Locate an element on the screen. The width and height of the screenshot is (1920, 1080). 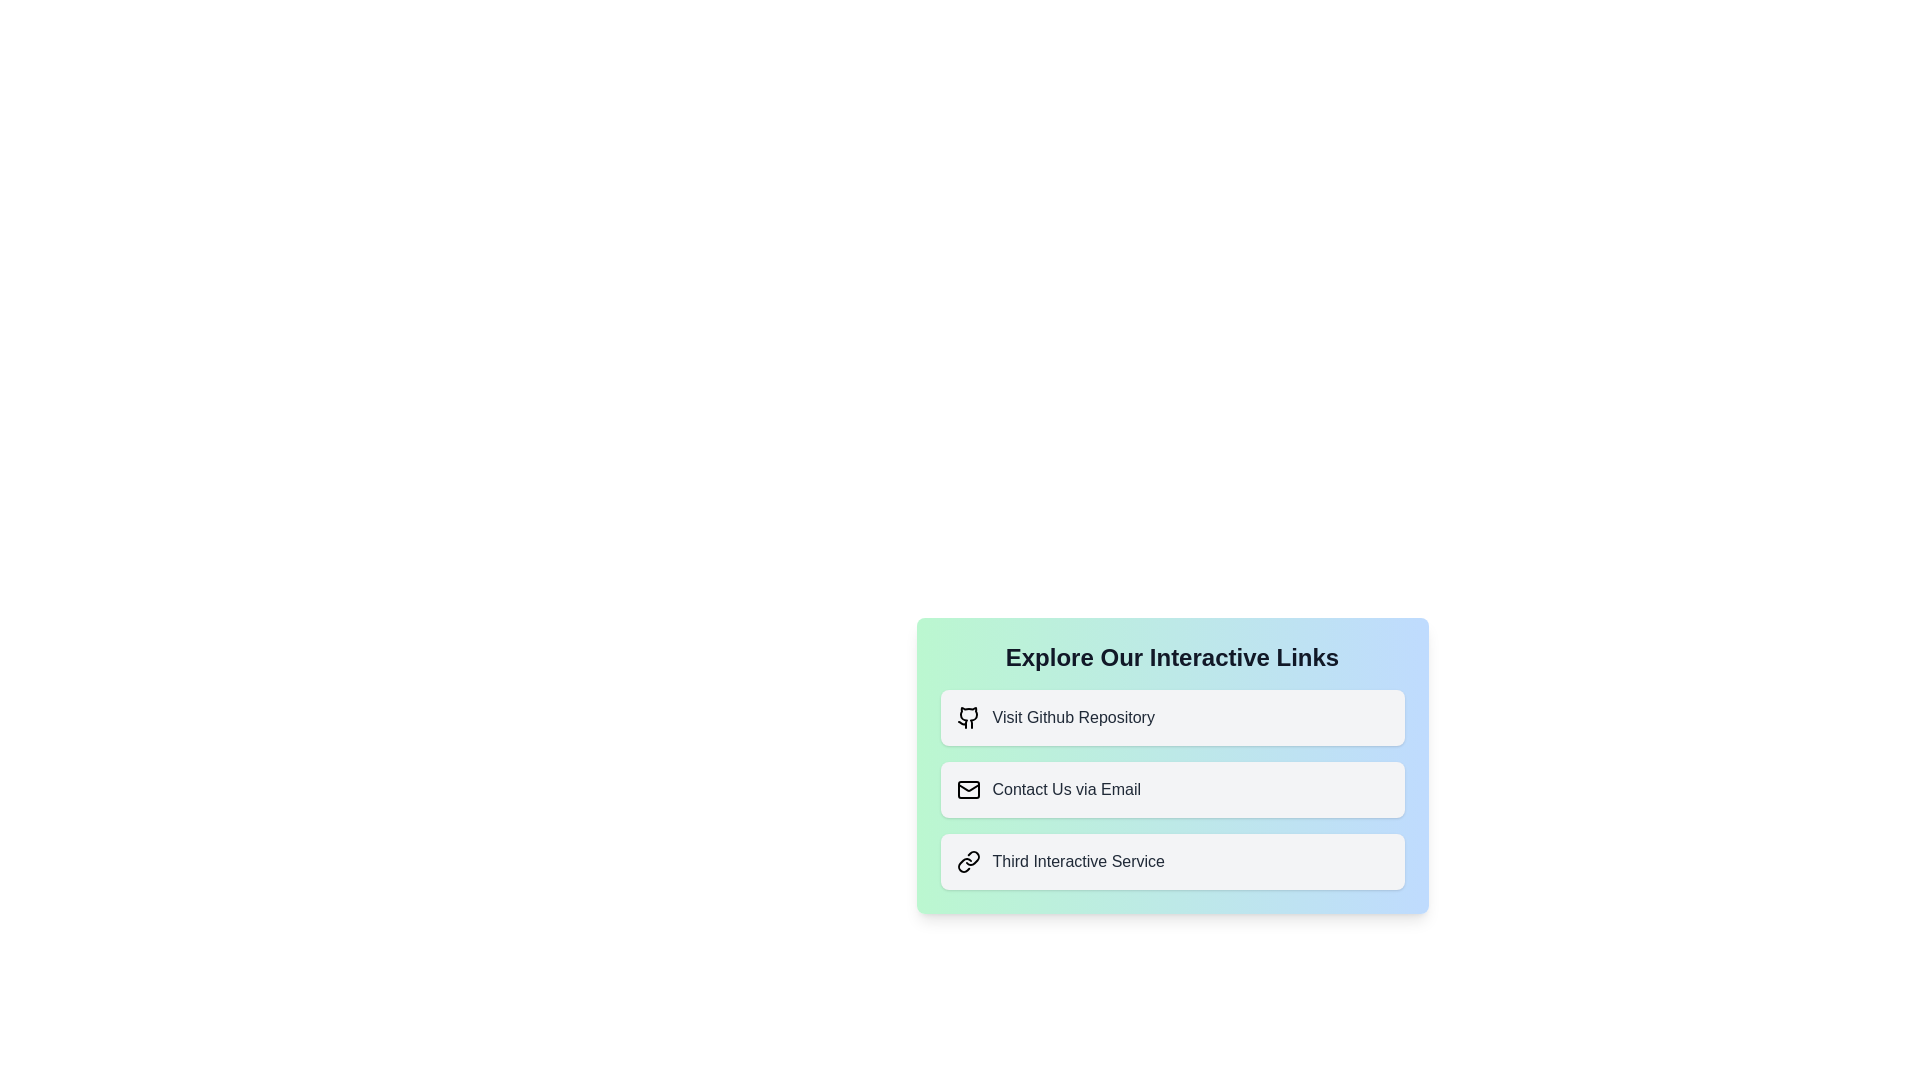
the envelope icon representing email communication, which is part of the 'Contact Us via Email' option, located to the left of the corresponding text is located at coordinates (968, 789).